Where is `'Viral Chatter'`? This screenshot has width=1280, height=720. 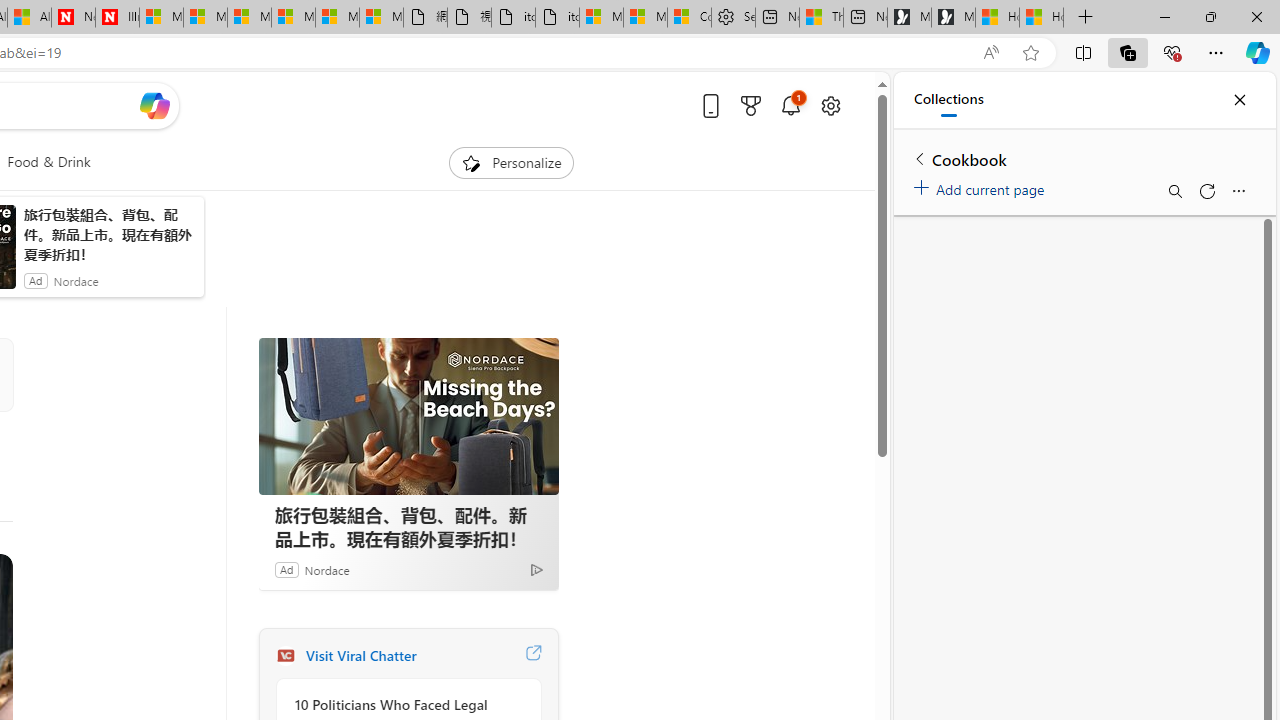 'Viral Chatter' is located at coordinates (284, 655).